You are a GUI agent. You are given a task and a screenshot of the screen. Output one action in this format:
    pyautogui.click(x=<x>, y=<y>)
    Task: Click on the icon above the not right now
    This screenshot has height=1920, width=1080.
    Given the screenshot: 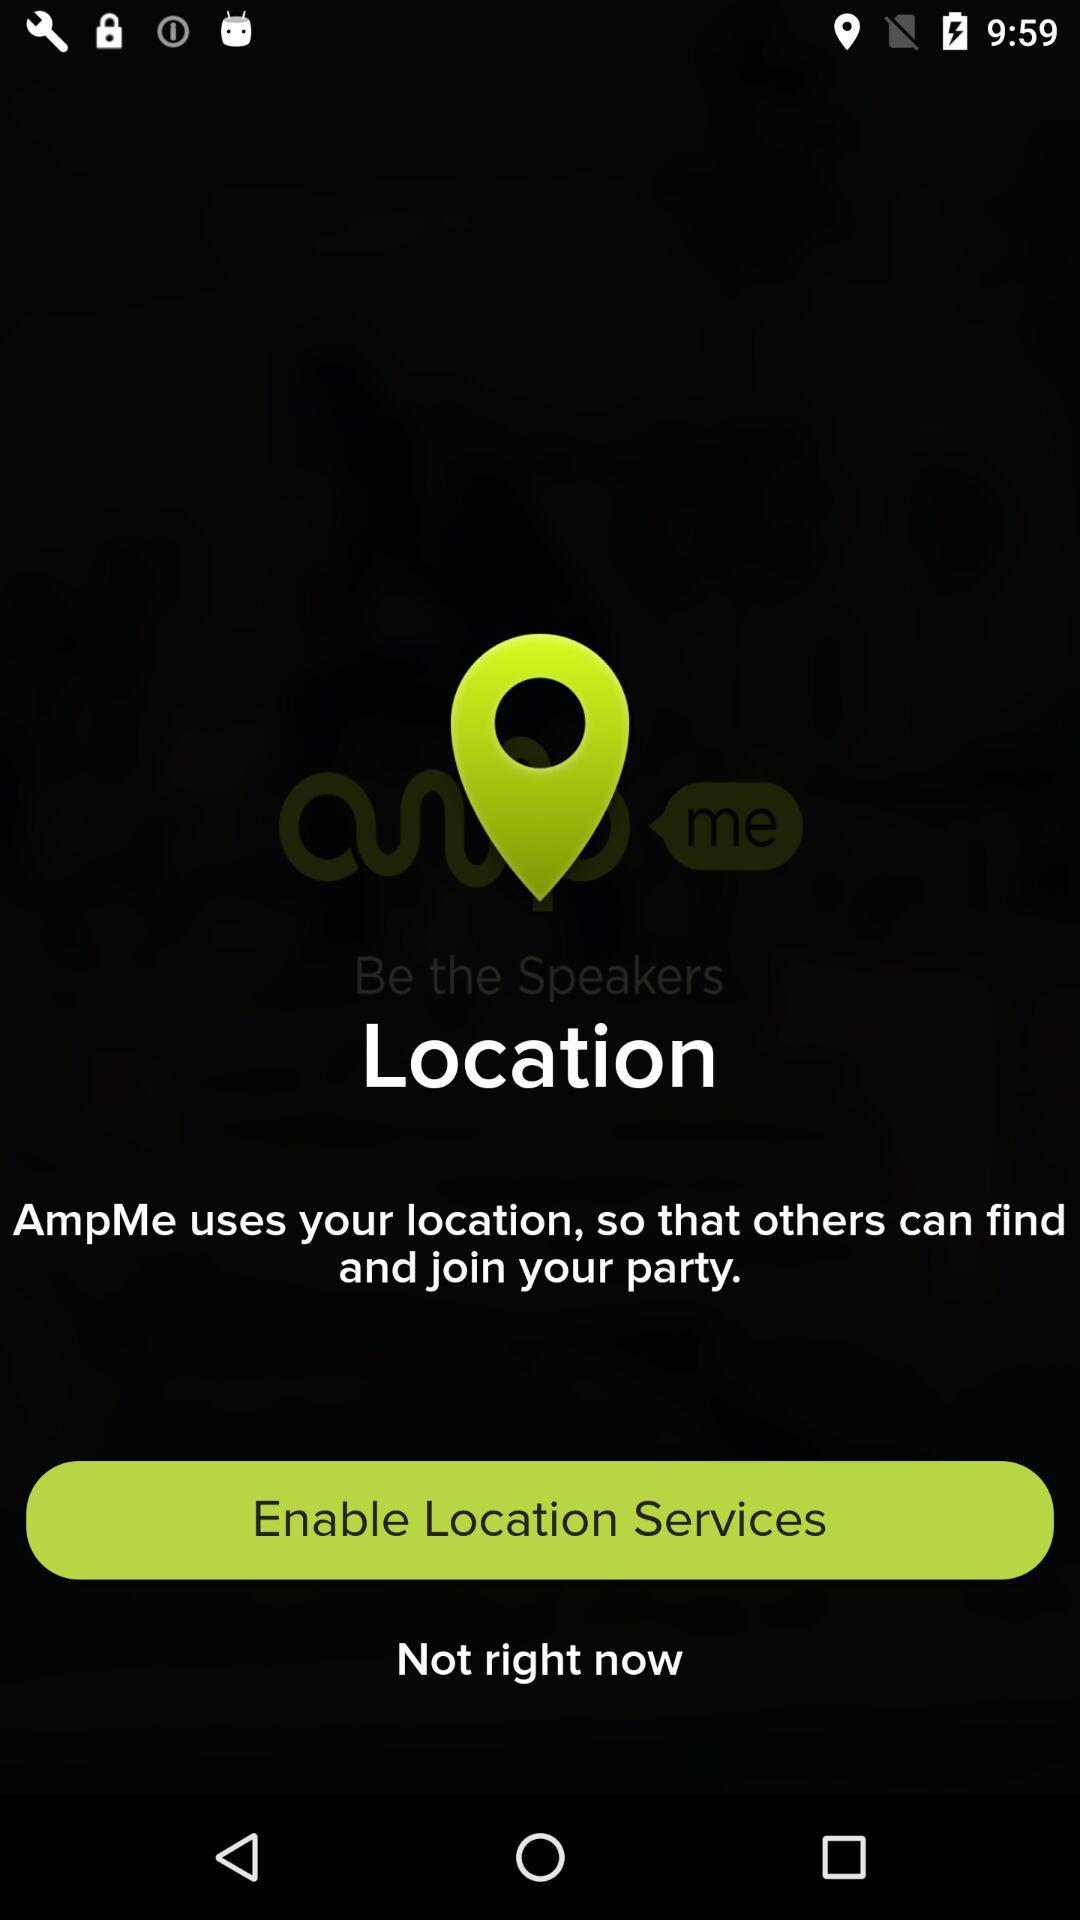 What is the action you would take?
    pyautogui.click(x=540, y=1520)
    